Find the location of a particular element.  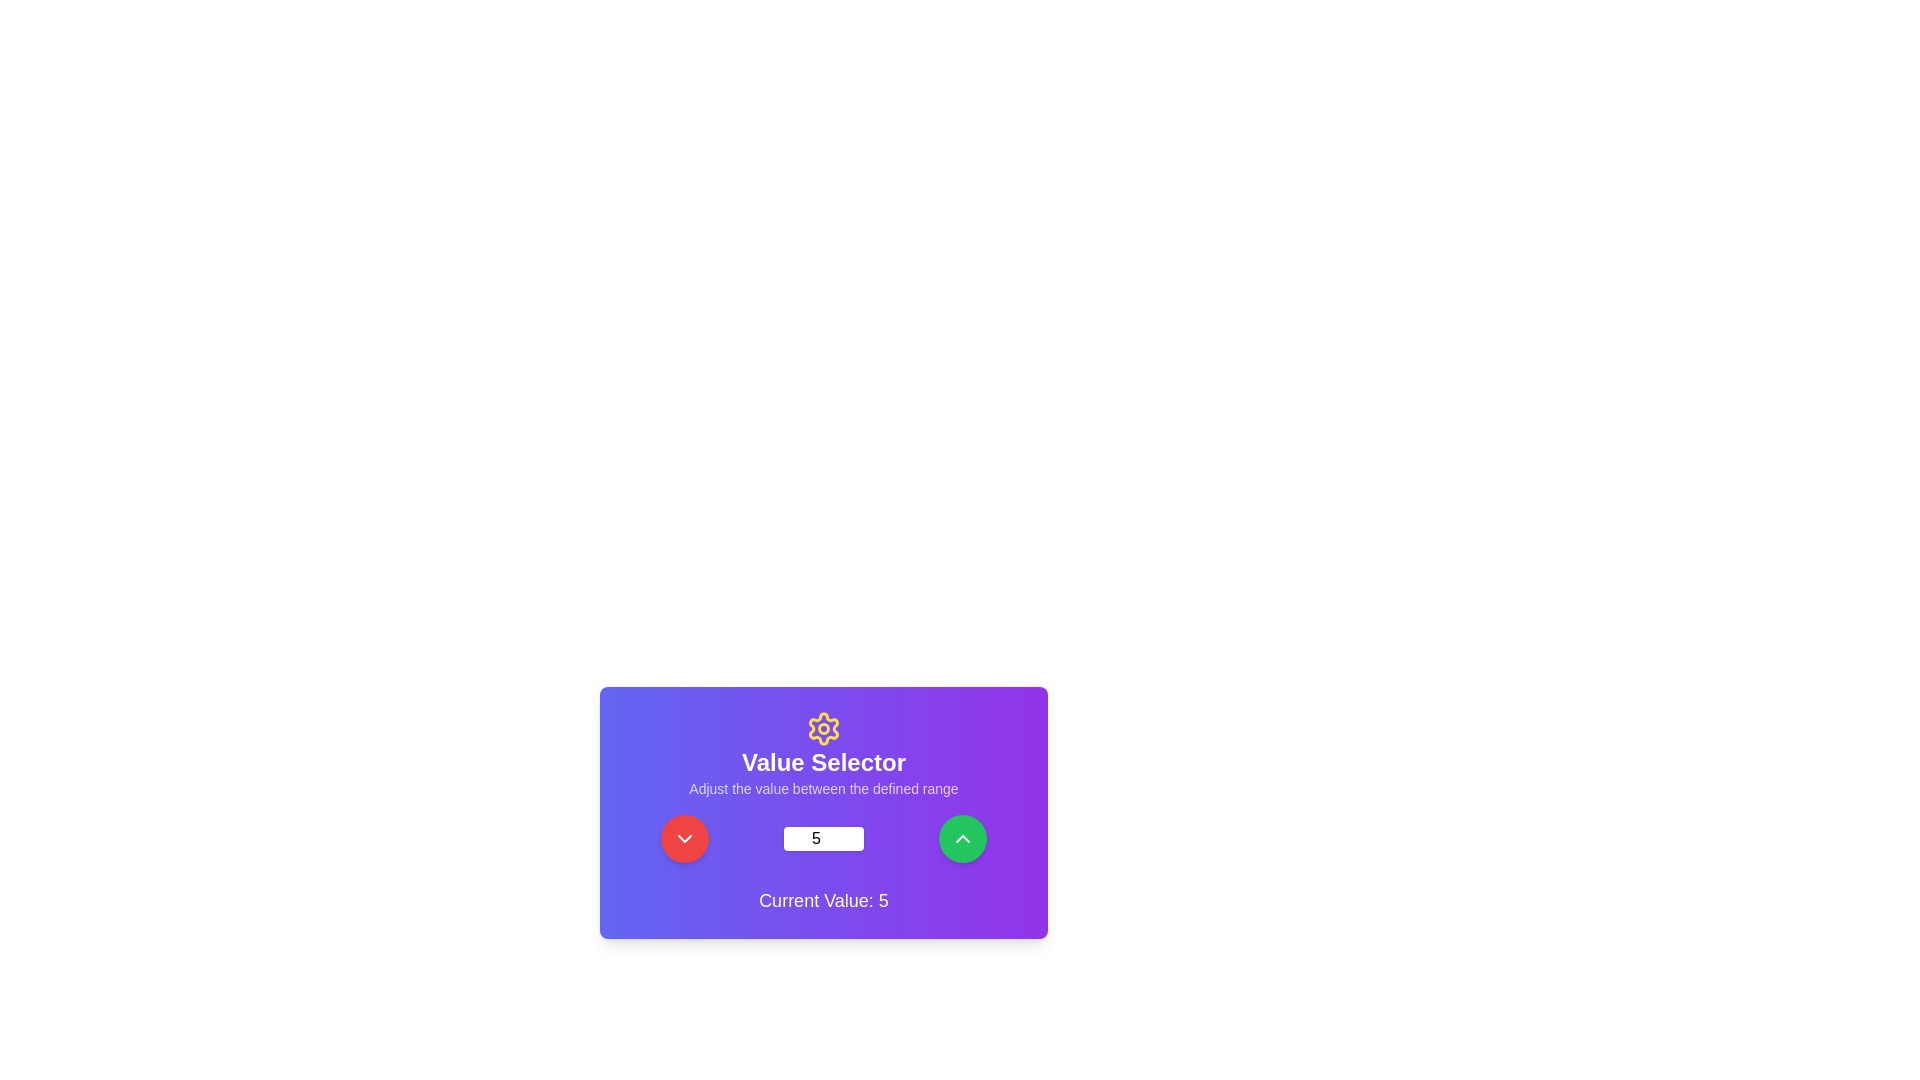

the gear-shaped icon with a yellow outline and a purple background, located at the top center within the card section is located at coordinates (824, 729).